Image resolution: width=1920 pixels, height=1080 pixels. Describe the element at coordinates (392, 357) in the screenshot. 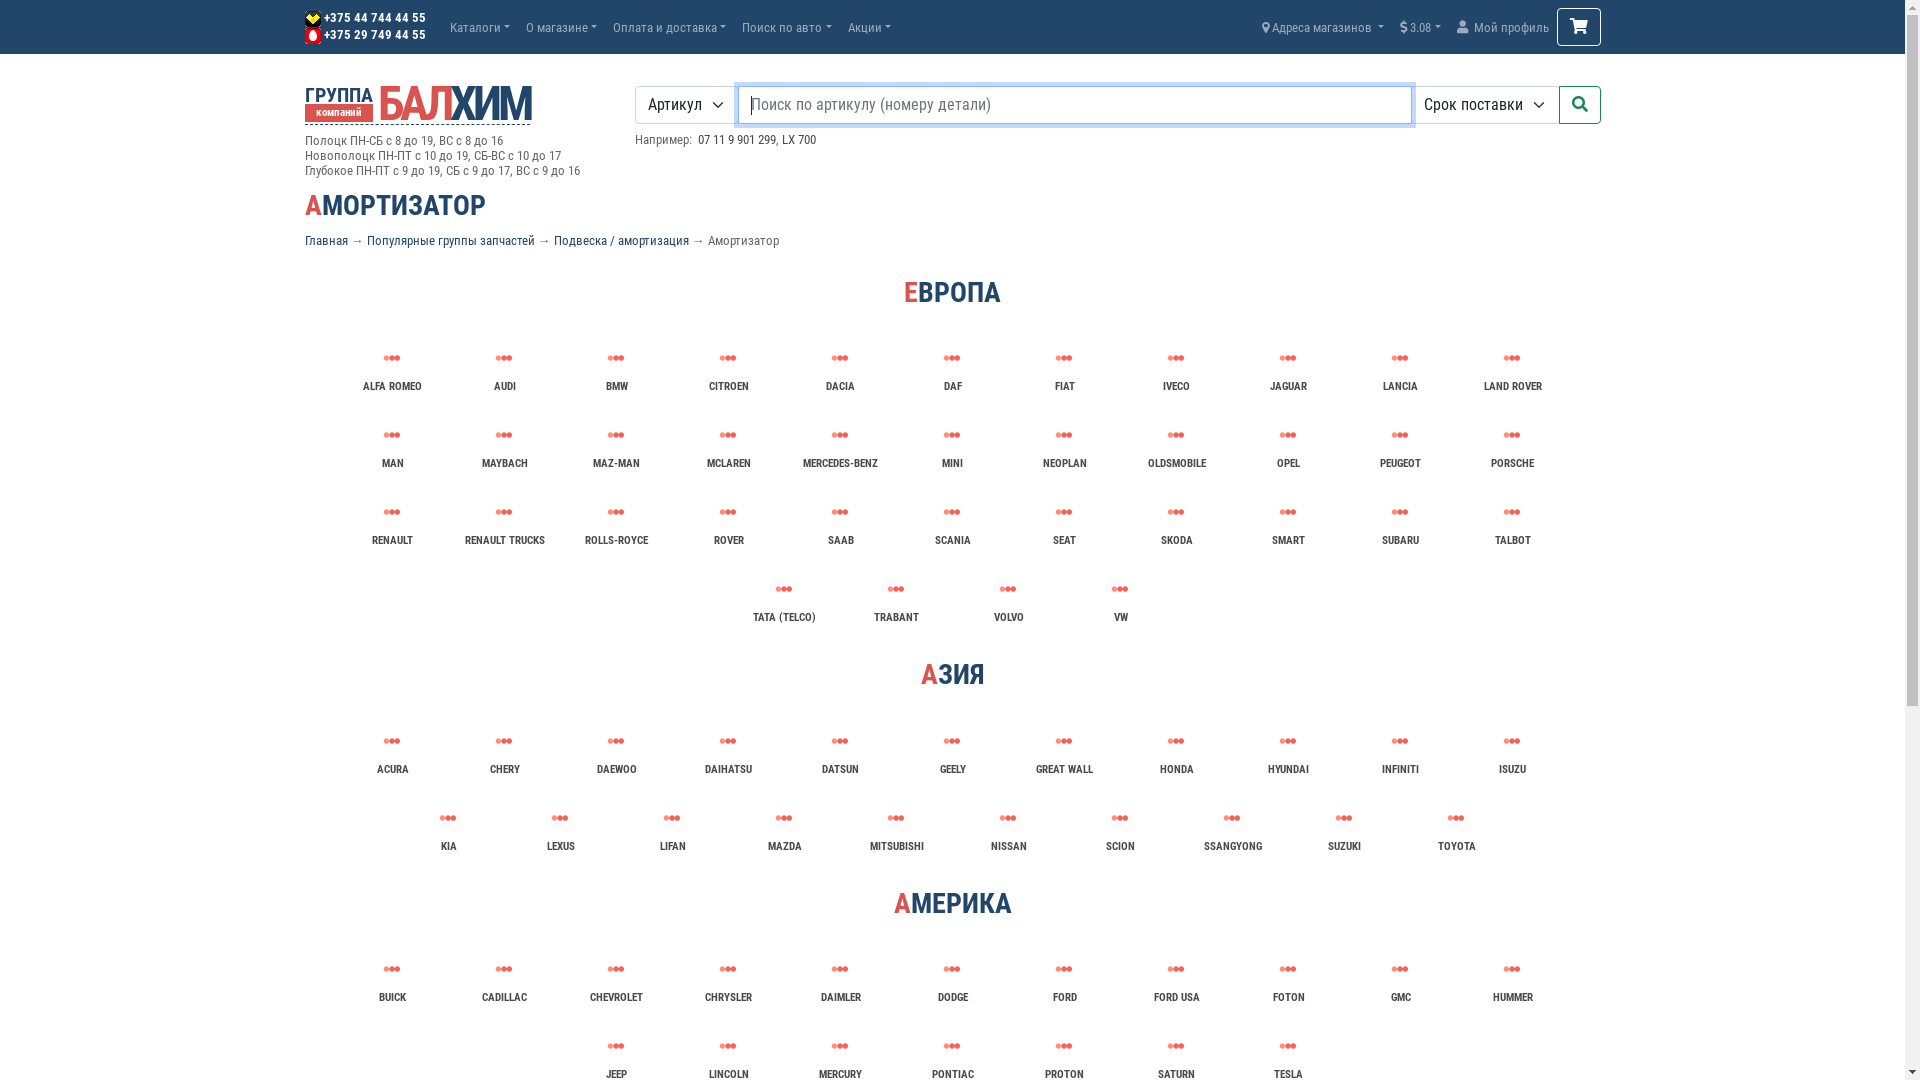

I see `'ALFA ROMEO'` at that location.